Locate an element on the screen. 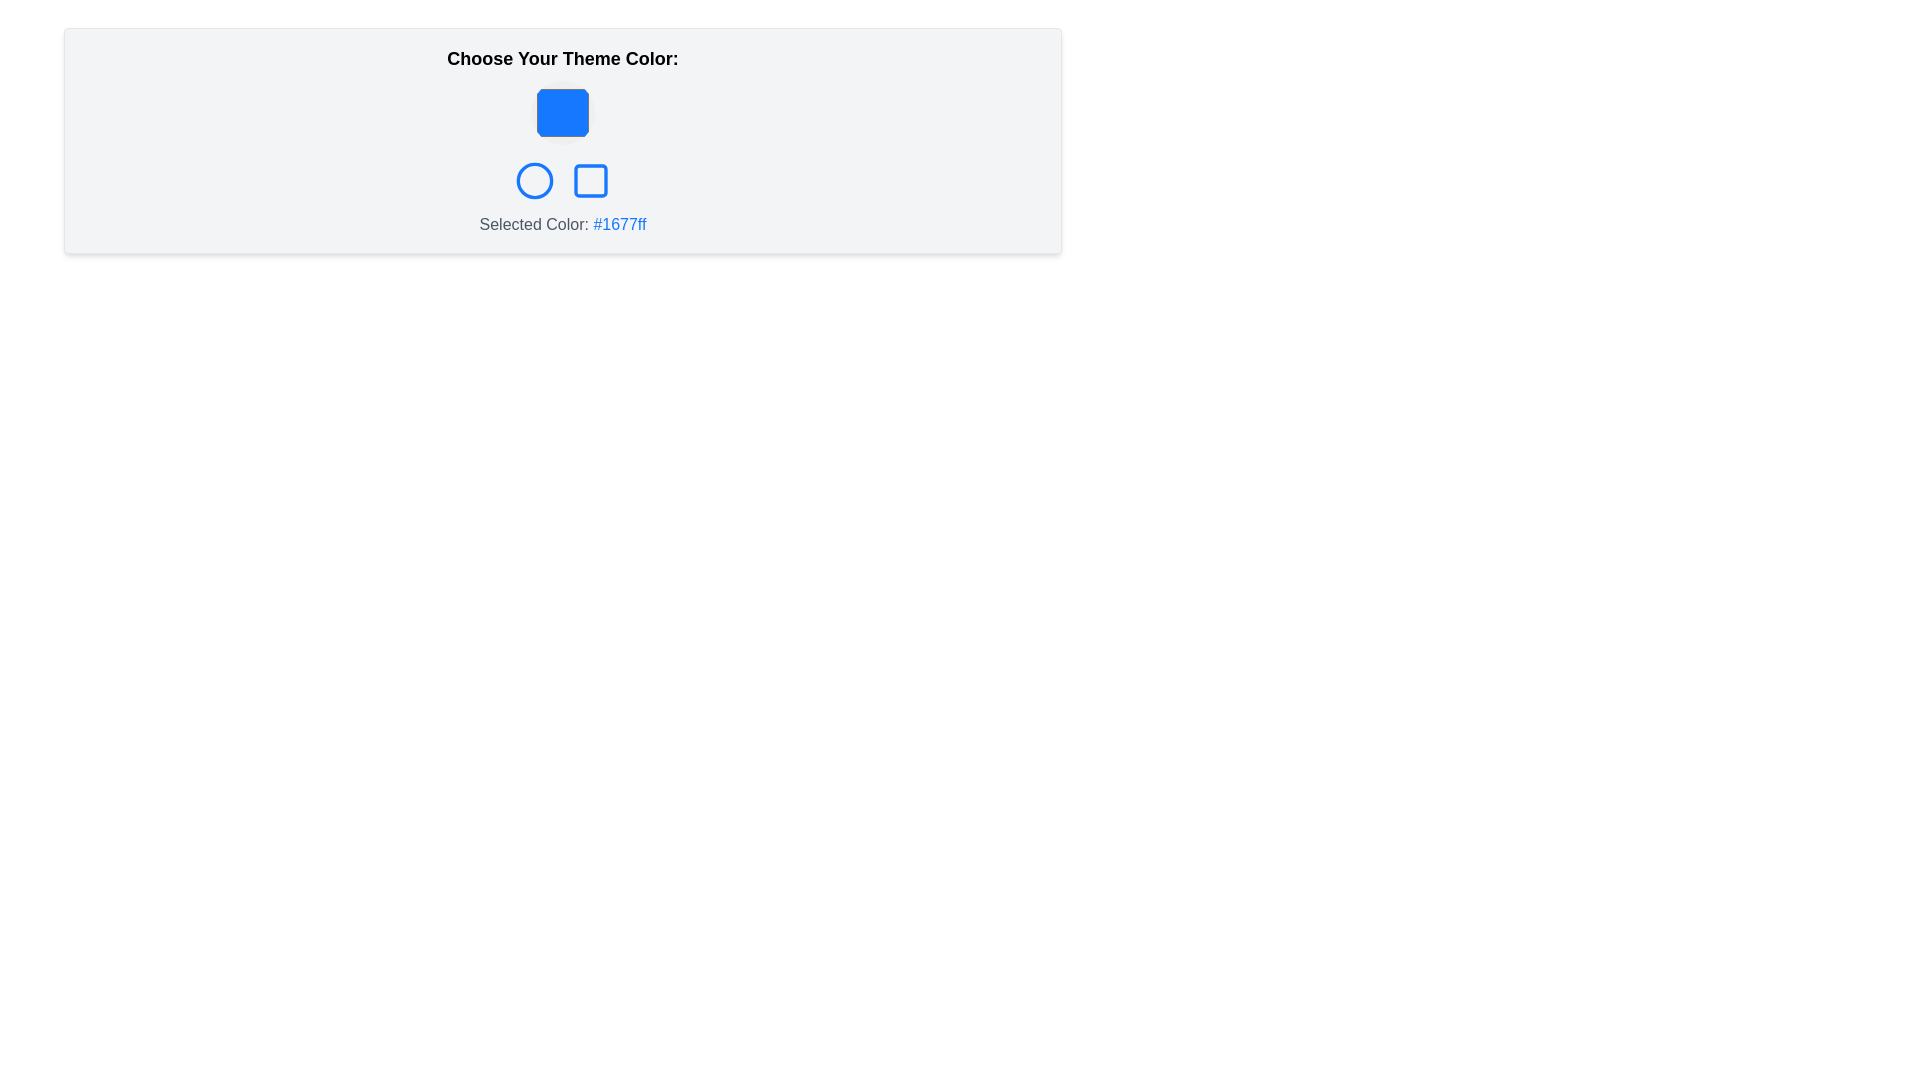 This screenshot has width=1920, height=1080. the circle graphic within the Graphic Selector Component is located at coordinates (561, 181).